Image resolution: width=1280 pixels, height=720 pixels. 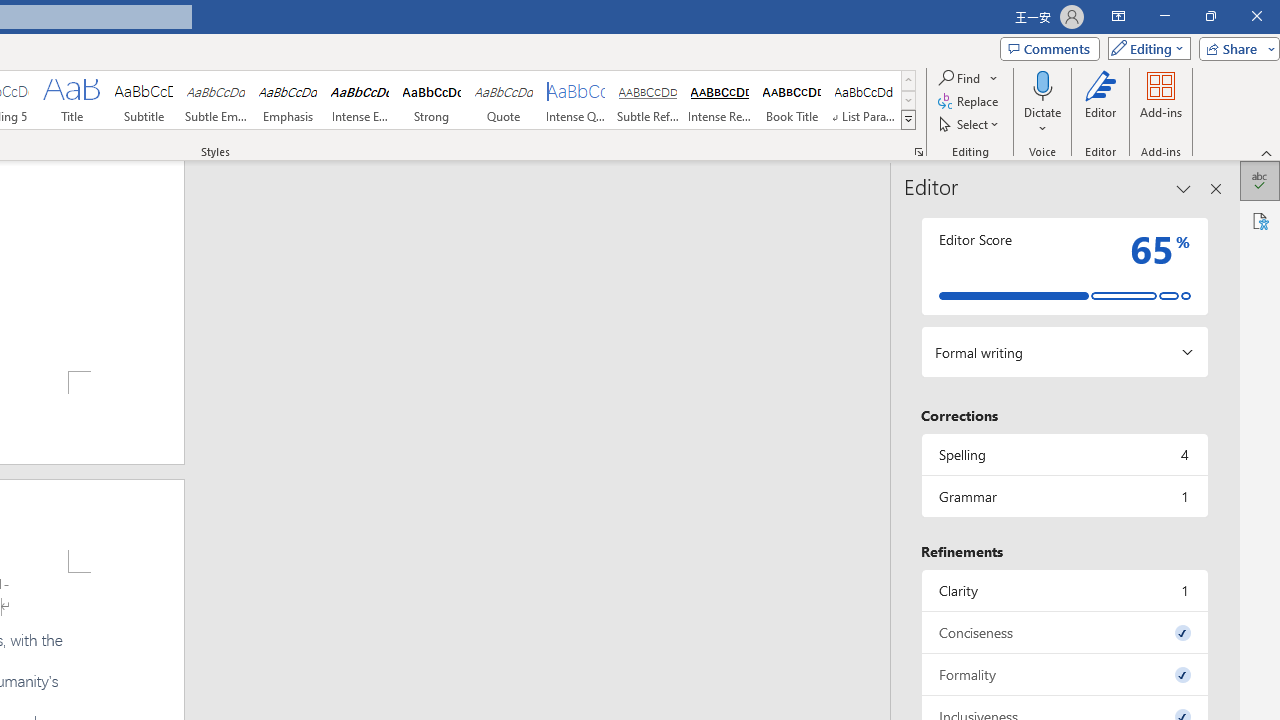 I want to click on 'Accessibility', so click(x=1259, y=221).